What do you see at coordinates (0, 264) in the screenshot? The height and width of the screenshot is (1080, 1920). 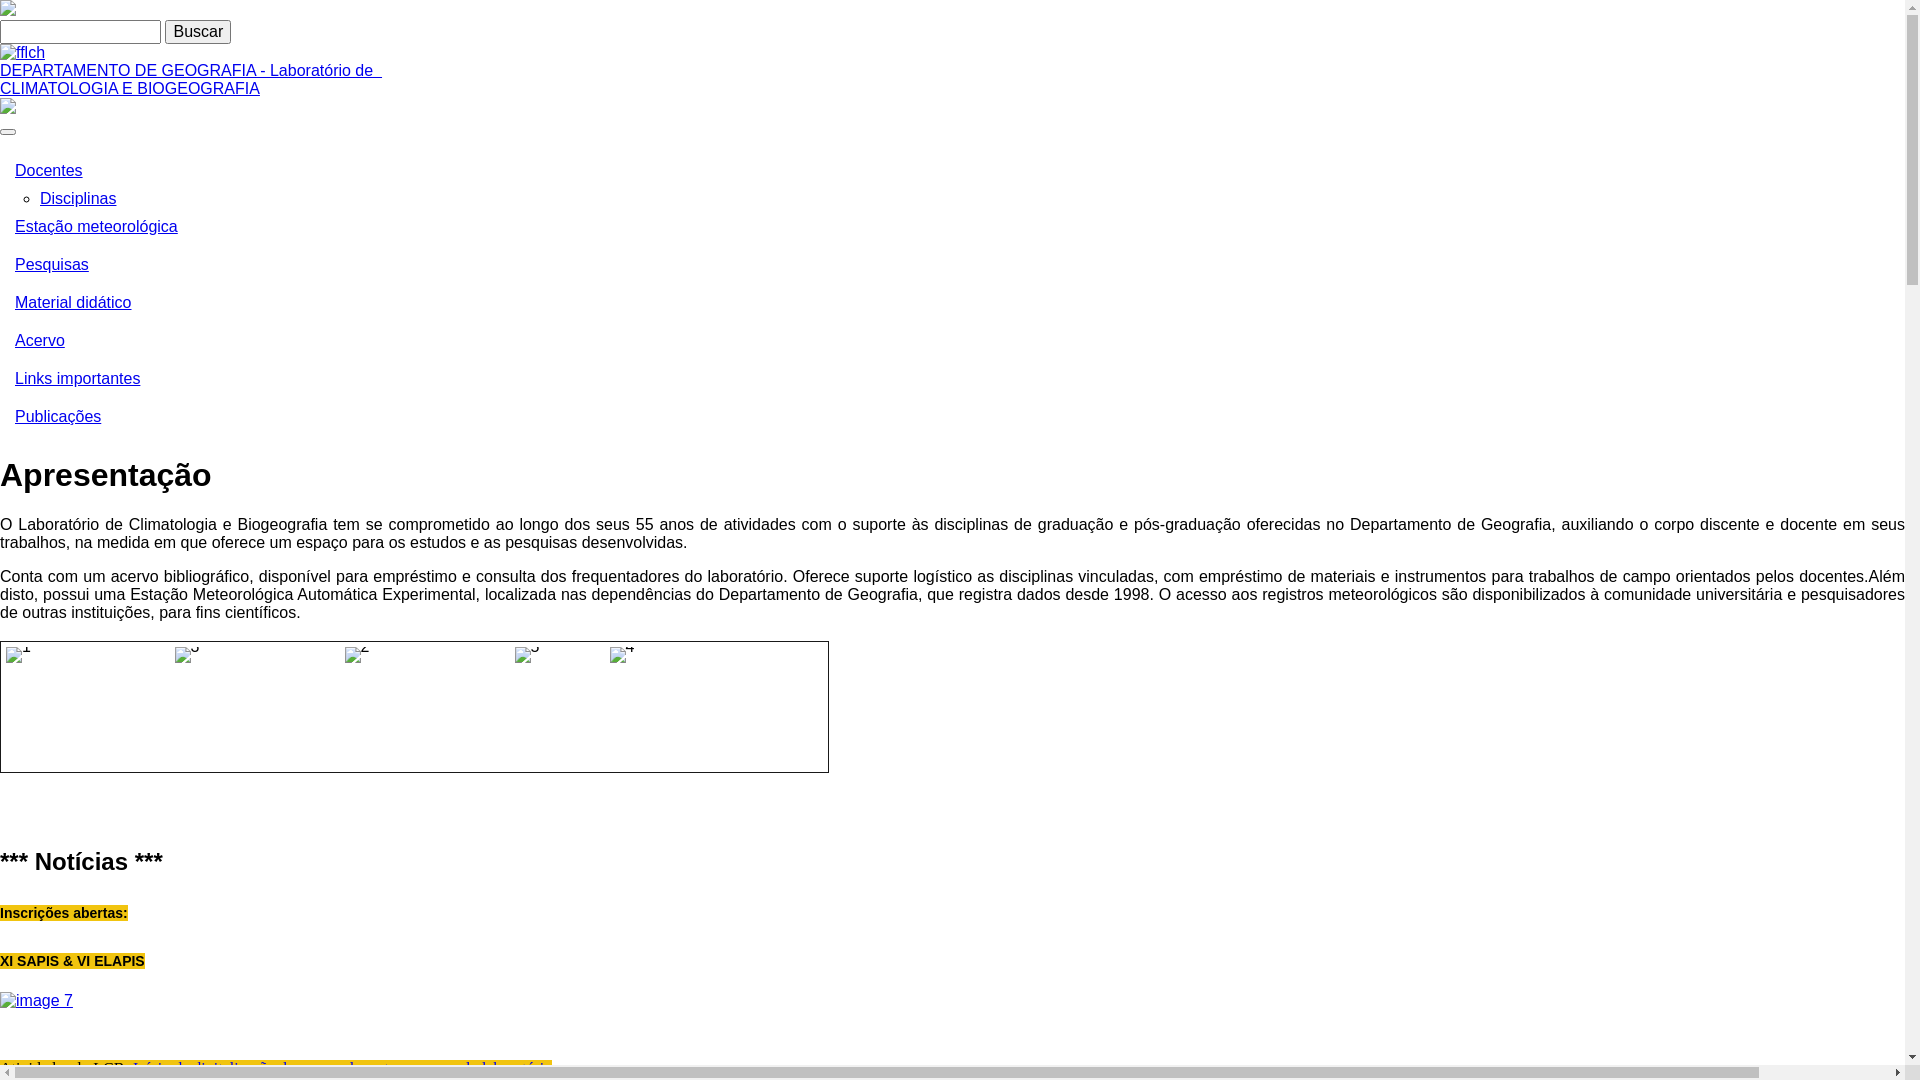 I see `'Pesquisas'` at bounding box center [0, 264].